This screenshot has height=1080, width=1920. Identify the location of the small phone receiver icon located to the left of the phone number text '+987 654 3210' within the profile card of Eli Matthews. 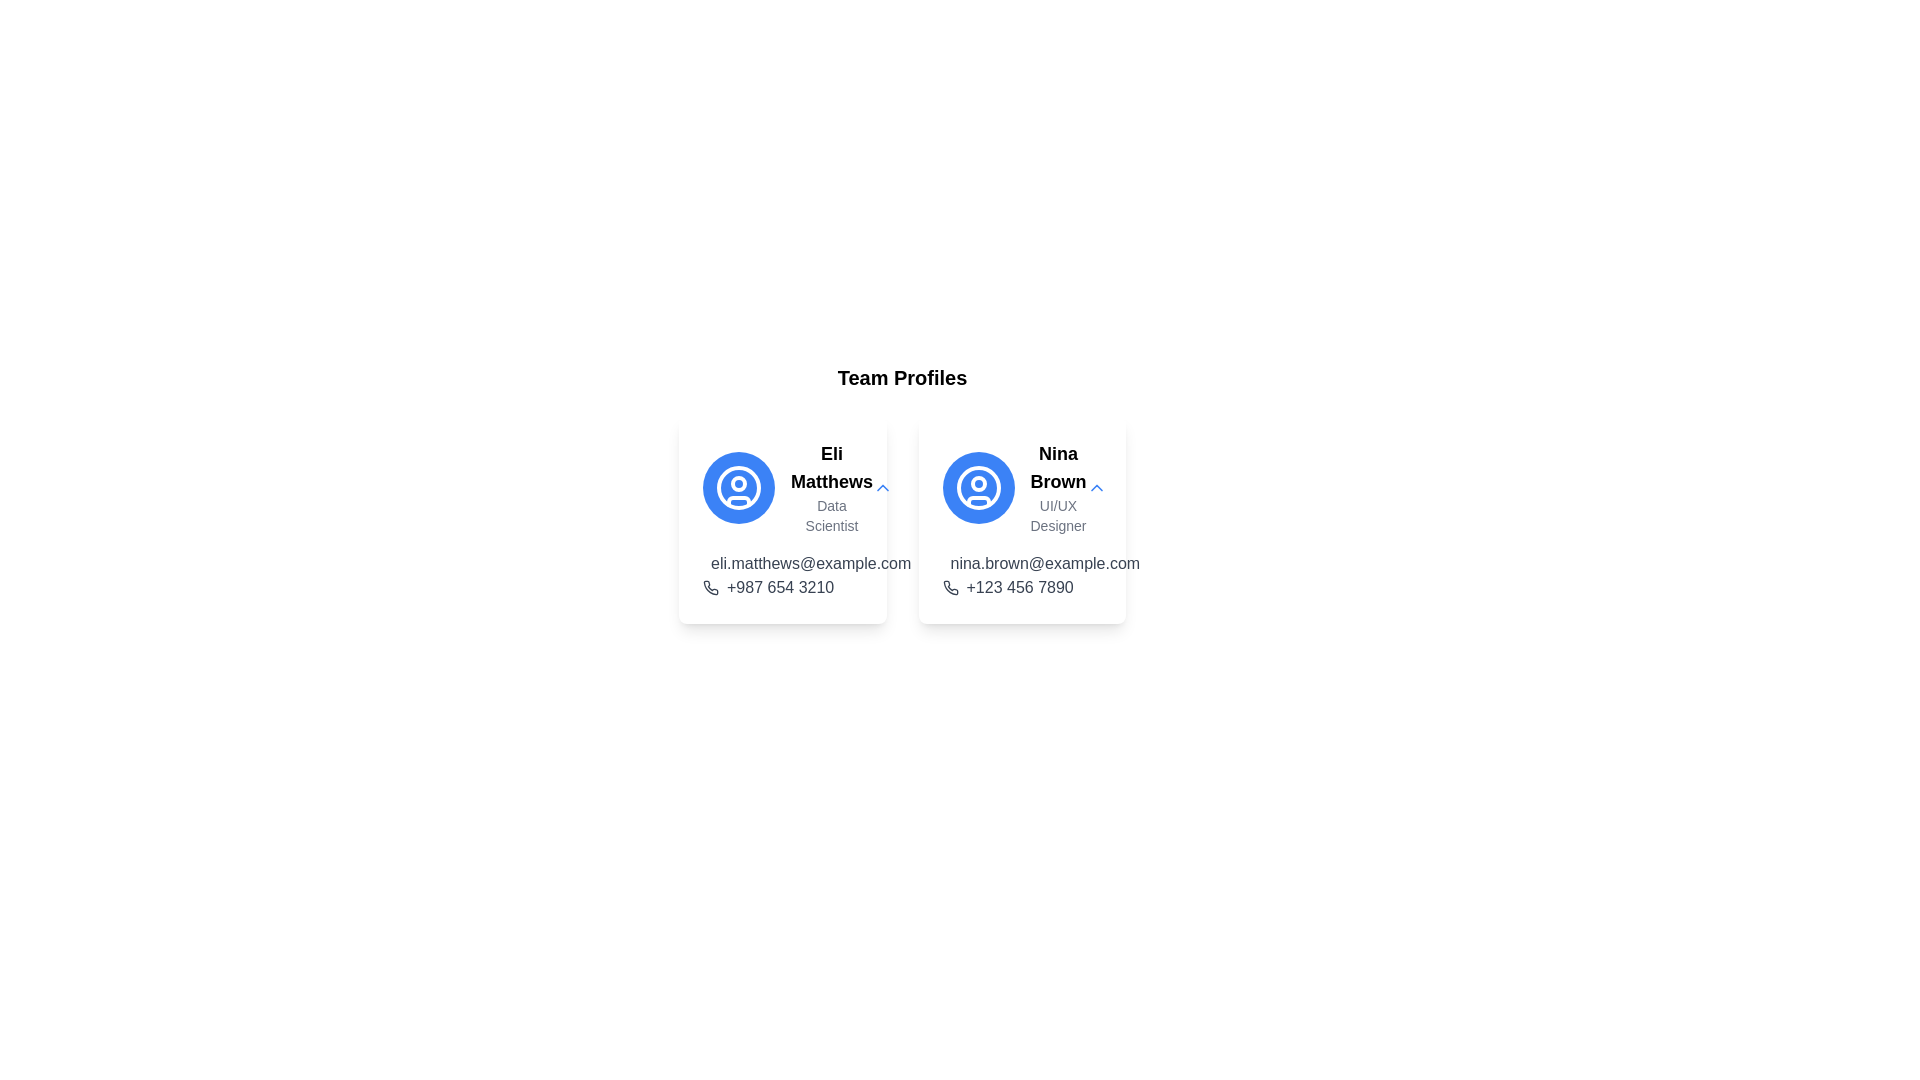
(710, 586).